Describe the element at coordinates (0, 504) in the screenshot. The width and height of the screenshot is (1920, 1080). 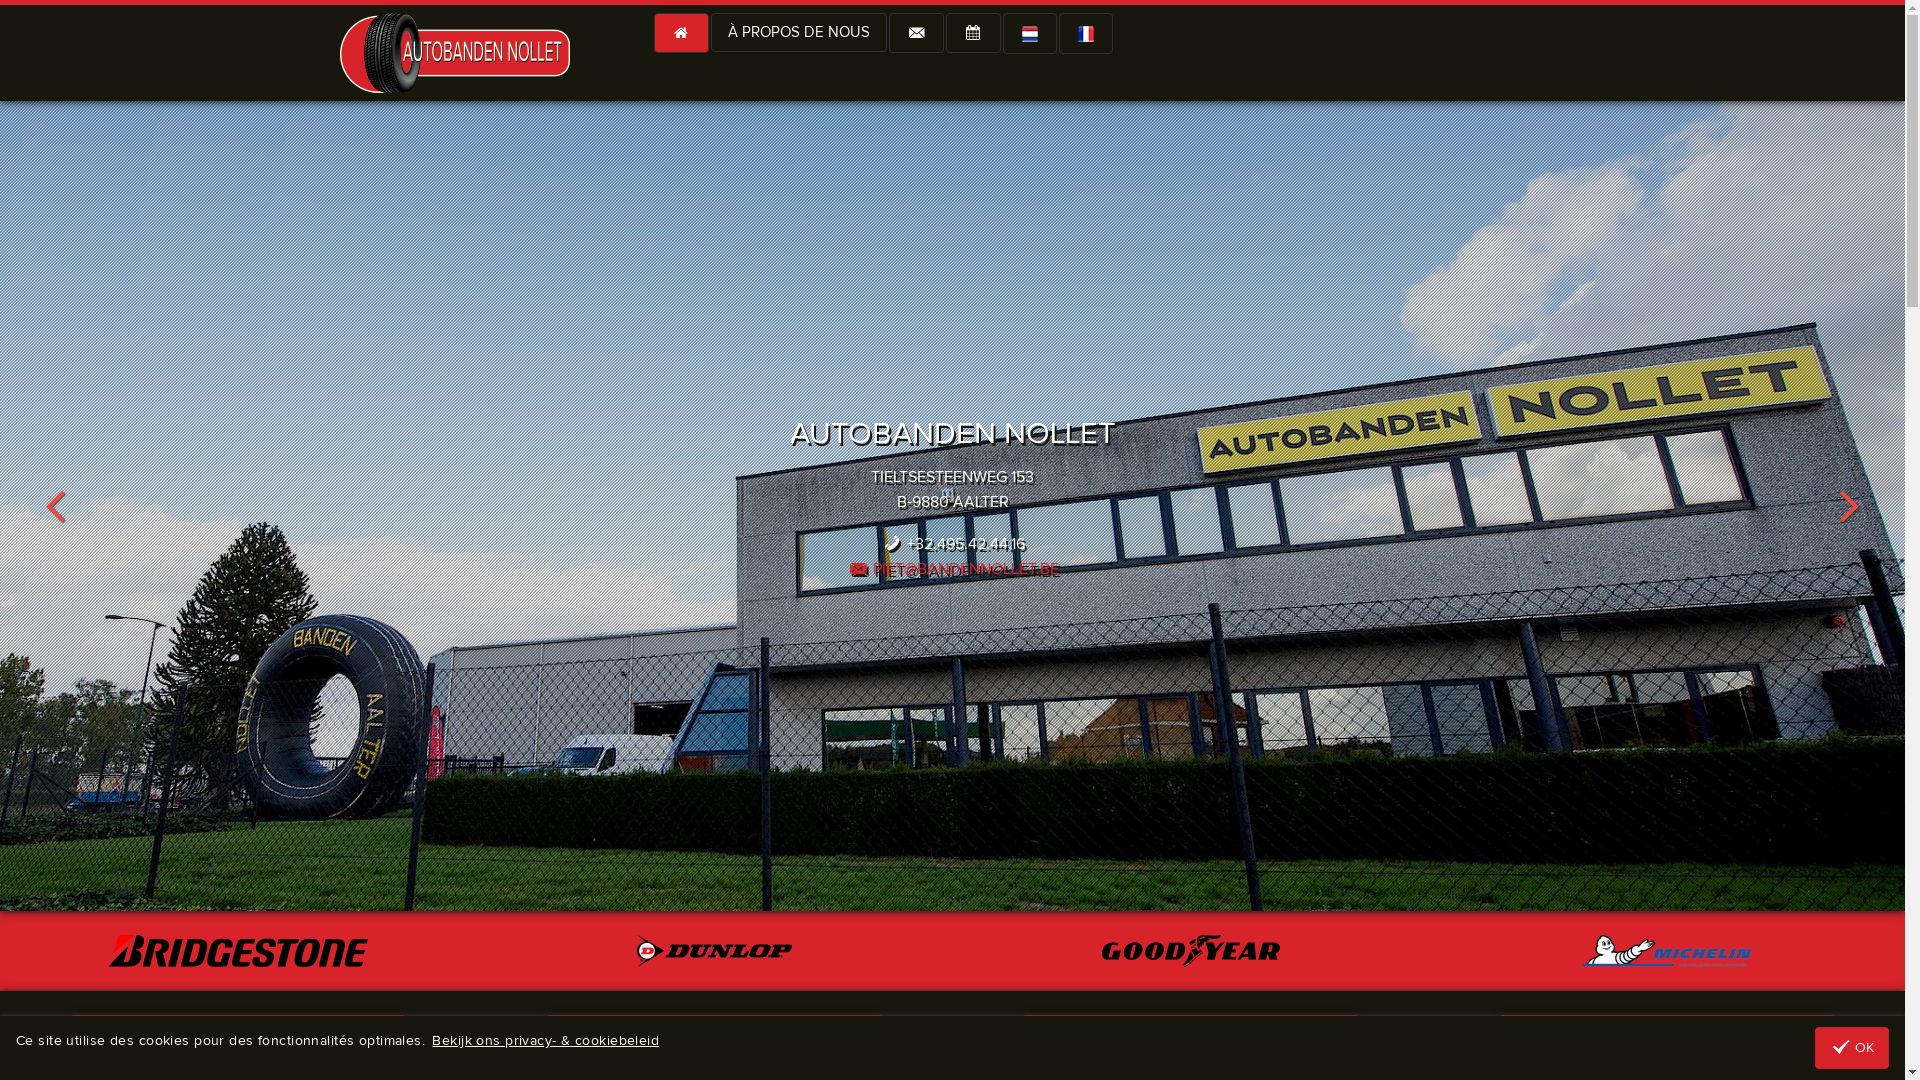
I see `'vorige slide'` at that location.